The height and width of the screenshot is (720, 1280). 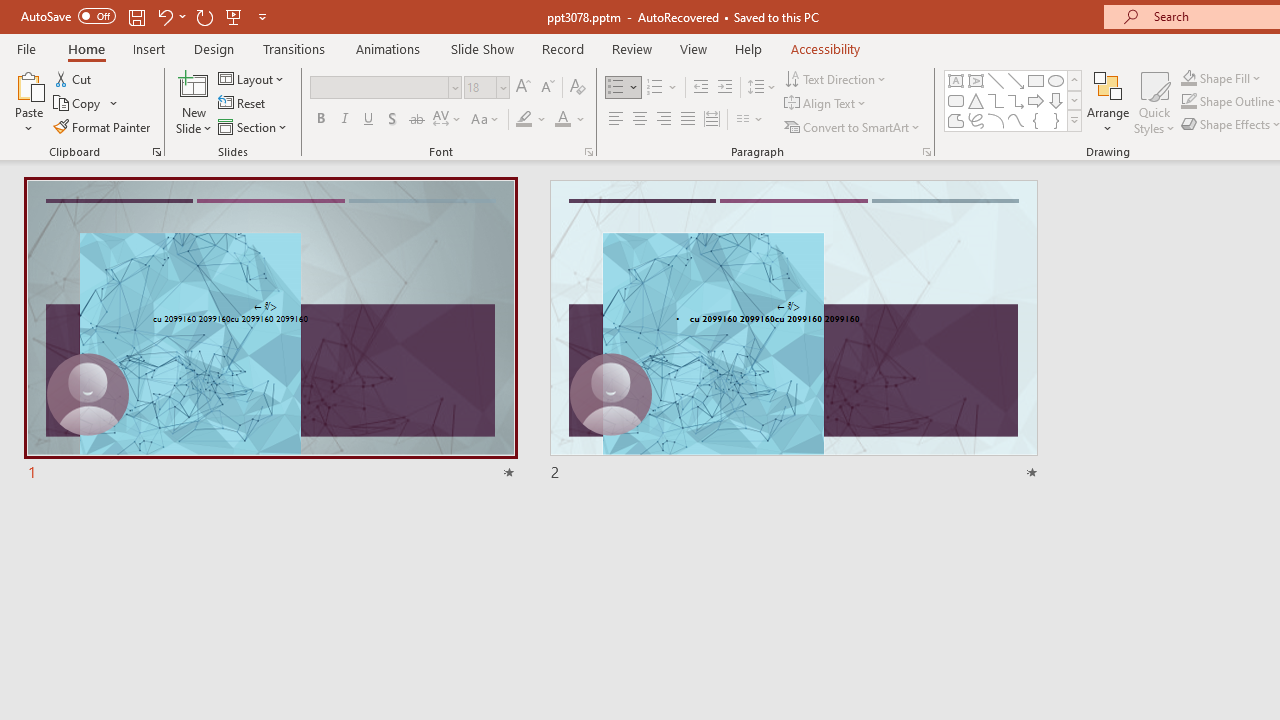 What do you see at coordinates (1189, 101) in the screenshot?
I see `'Shape Outline Green, Accent 1'` at bounding box center [1189, 101].